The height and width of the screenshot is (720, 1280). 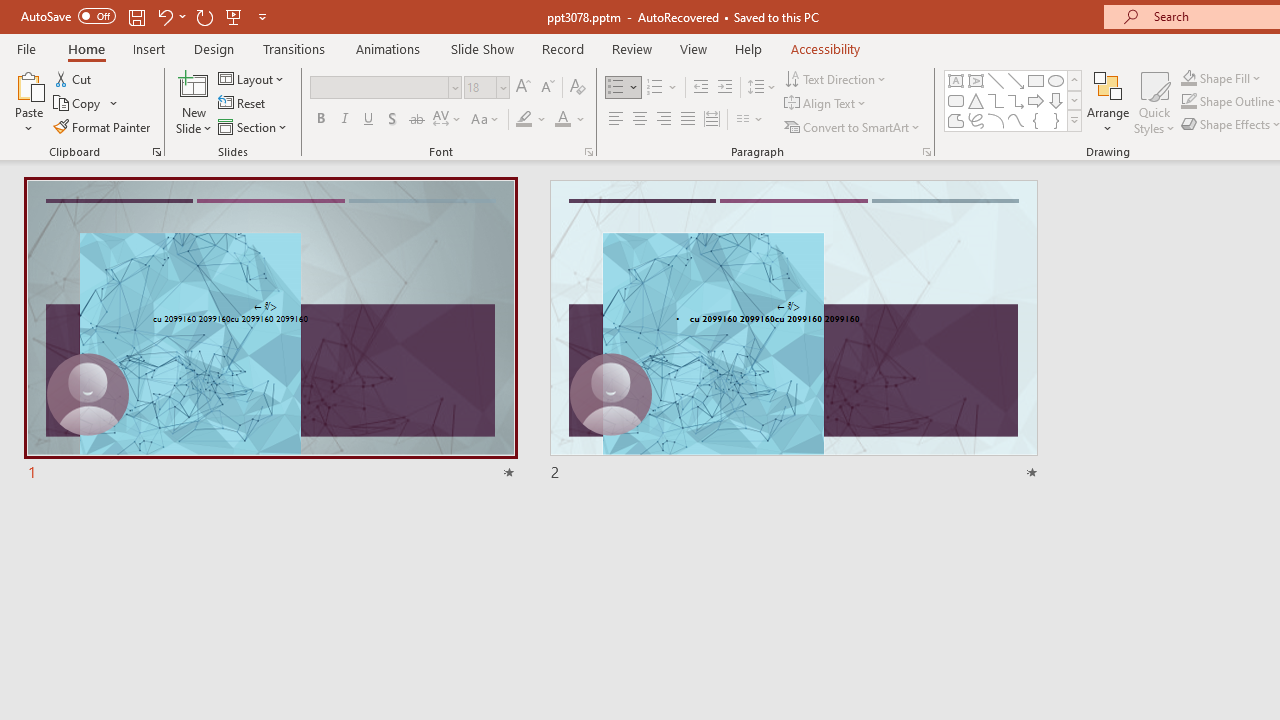 What do you see at coordinates (1189, 101) in the screenshot?
I see `'Shape Outline Green, Accent 1'` at bounding box center [1189, 101].